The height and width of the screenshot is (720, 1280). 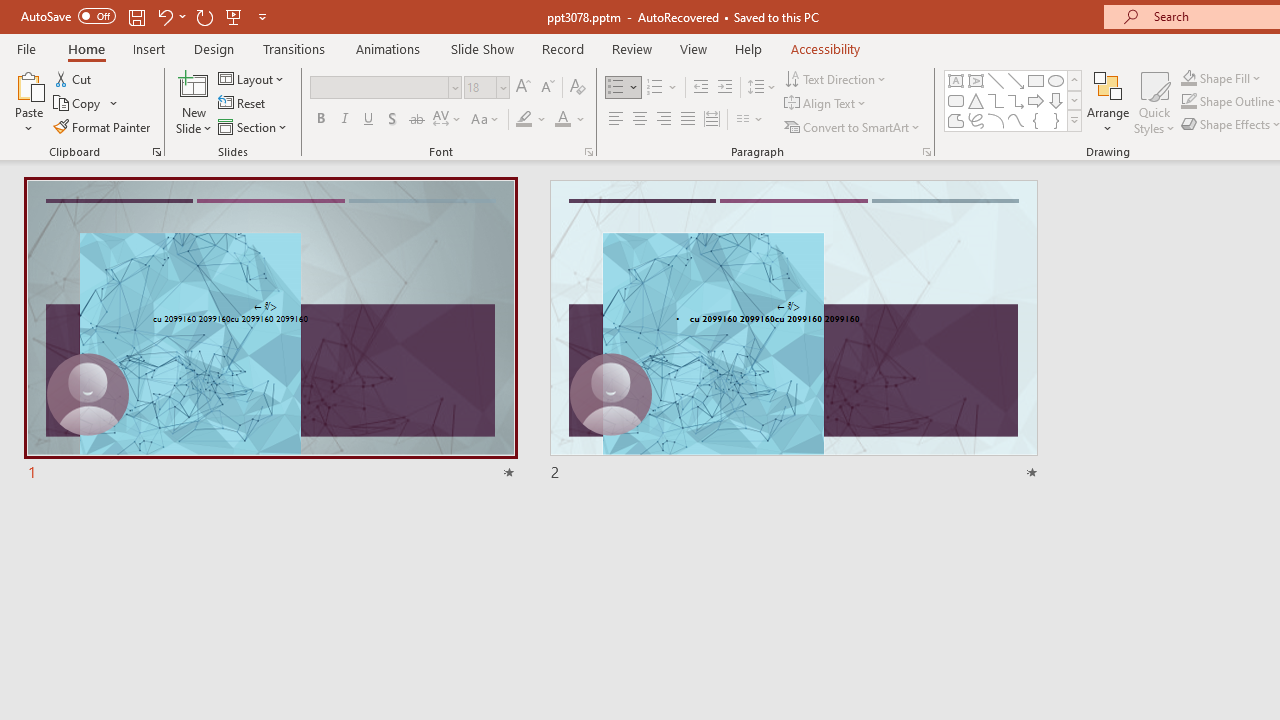 What do you see at coordinates (1189, 101) in the screenshot?
I see `'Shape Outline Green, Accent 1'` at bounding box center [1189, 101].